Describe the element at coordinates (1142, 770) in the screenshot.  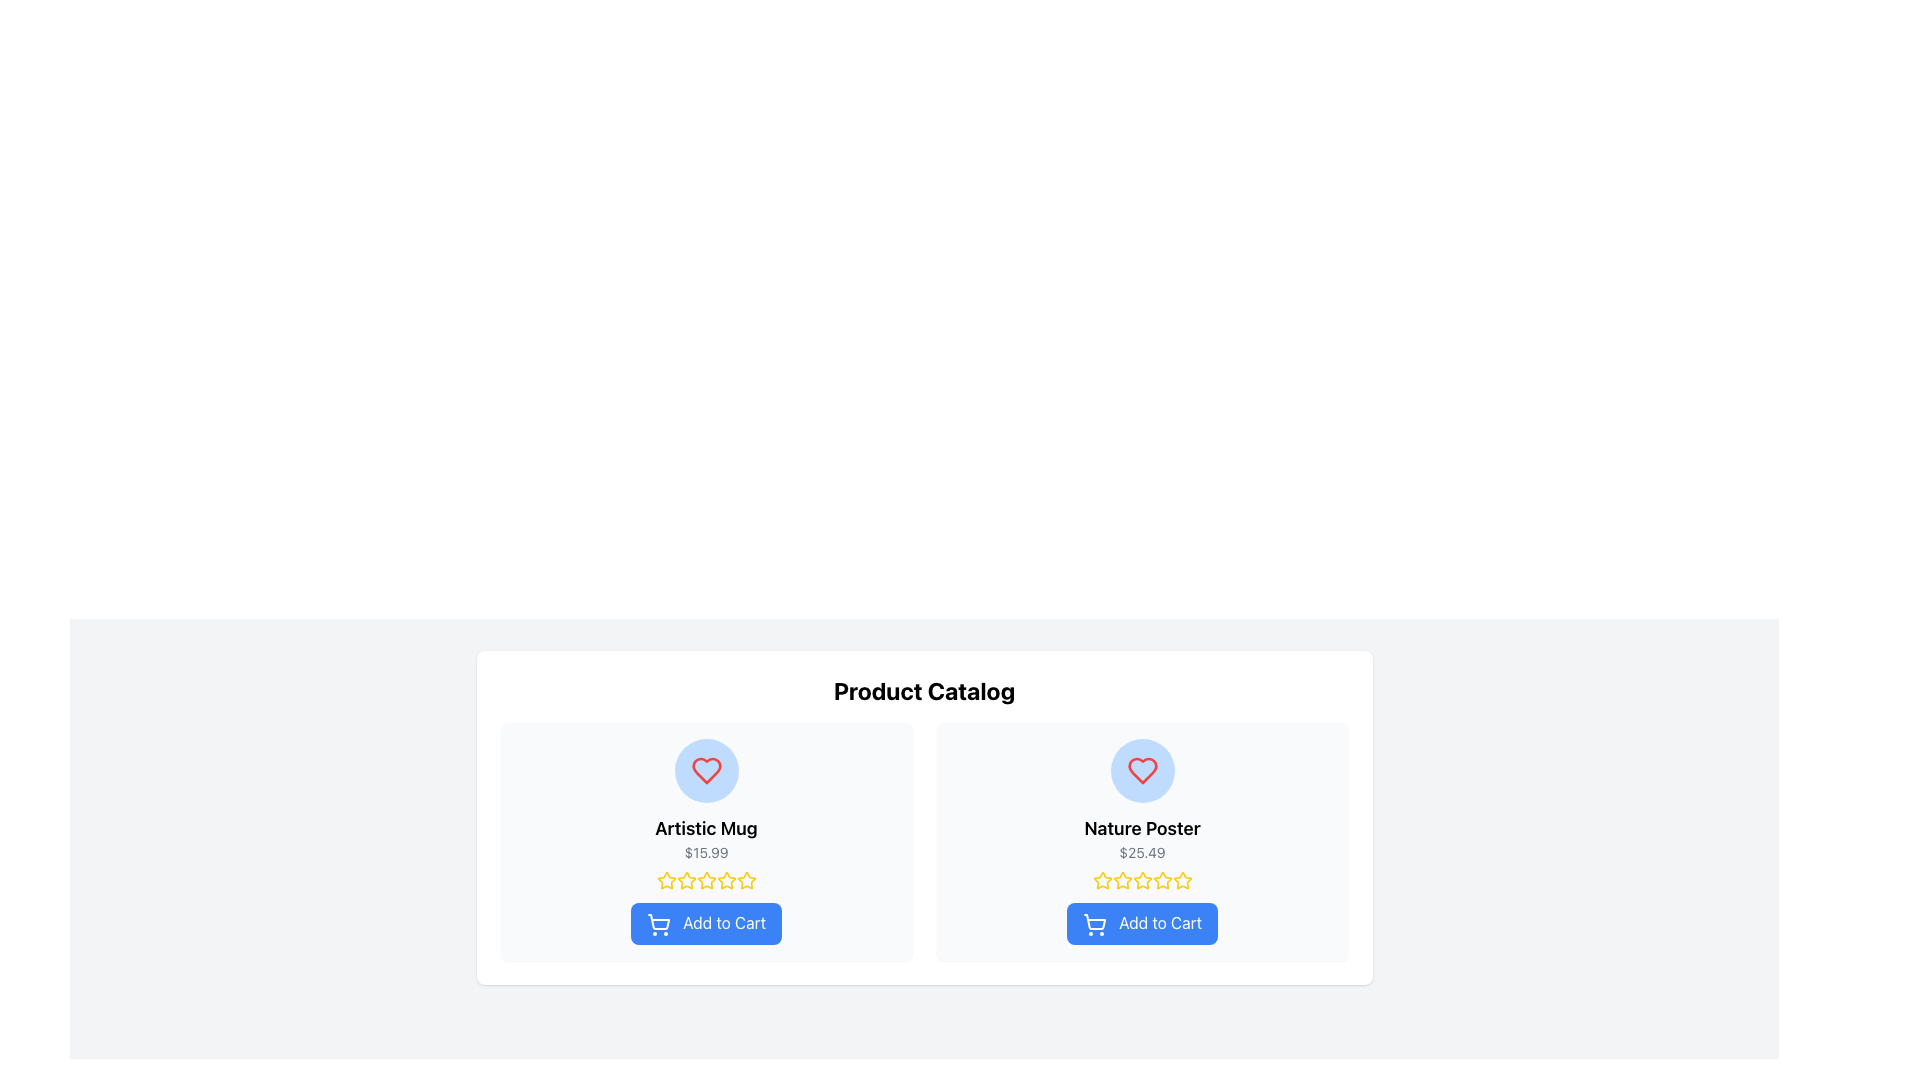
I see `the circular blue button with a red outlined heart icon located in the upper part of the 'Nature Poster' product card` at that location.